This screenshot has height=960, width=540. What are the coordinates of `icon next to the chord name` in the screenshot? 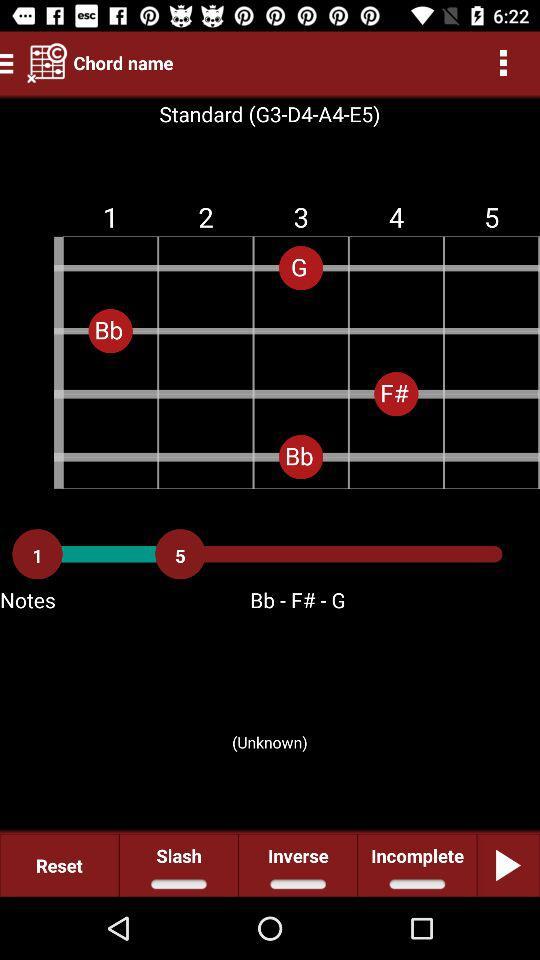 It's located at (47, 62).